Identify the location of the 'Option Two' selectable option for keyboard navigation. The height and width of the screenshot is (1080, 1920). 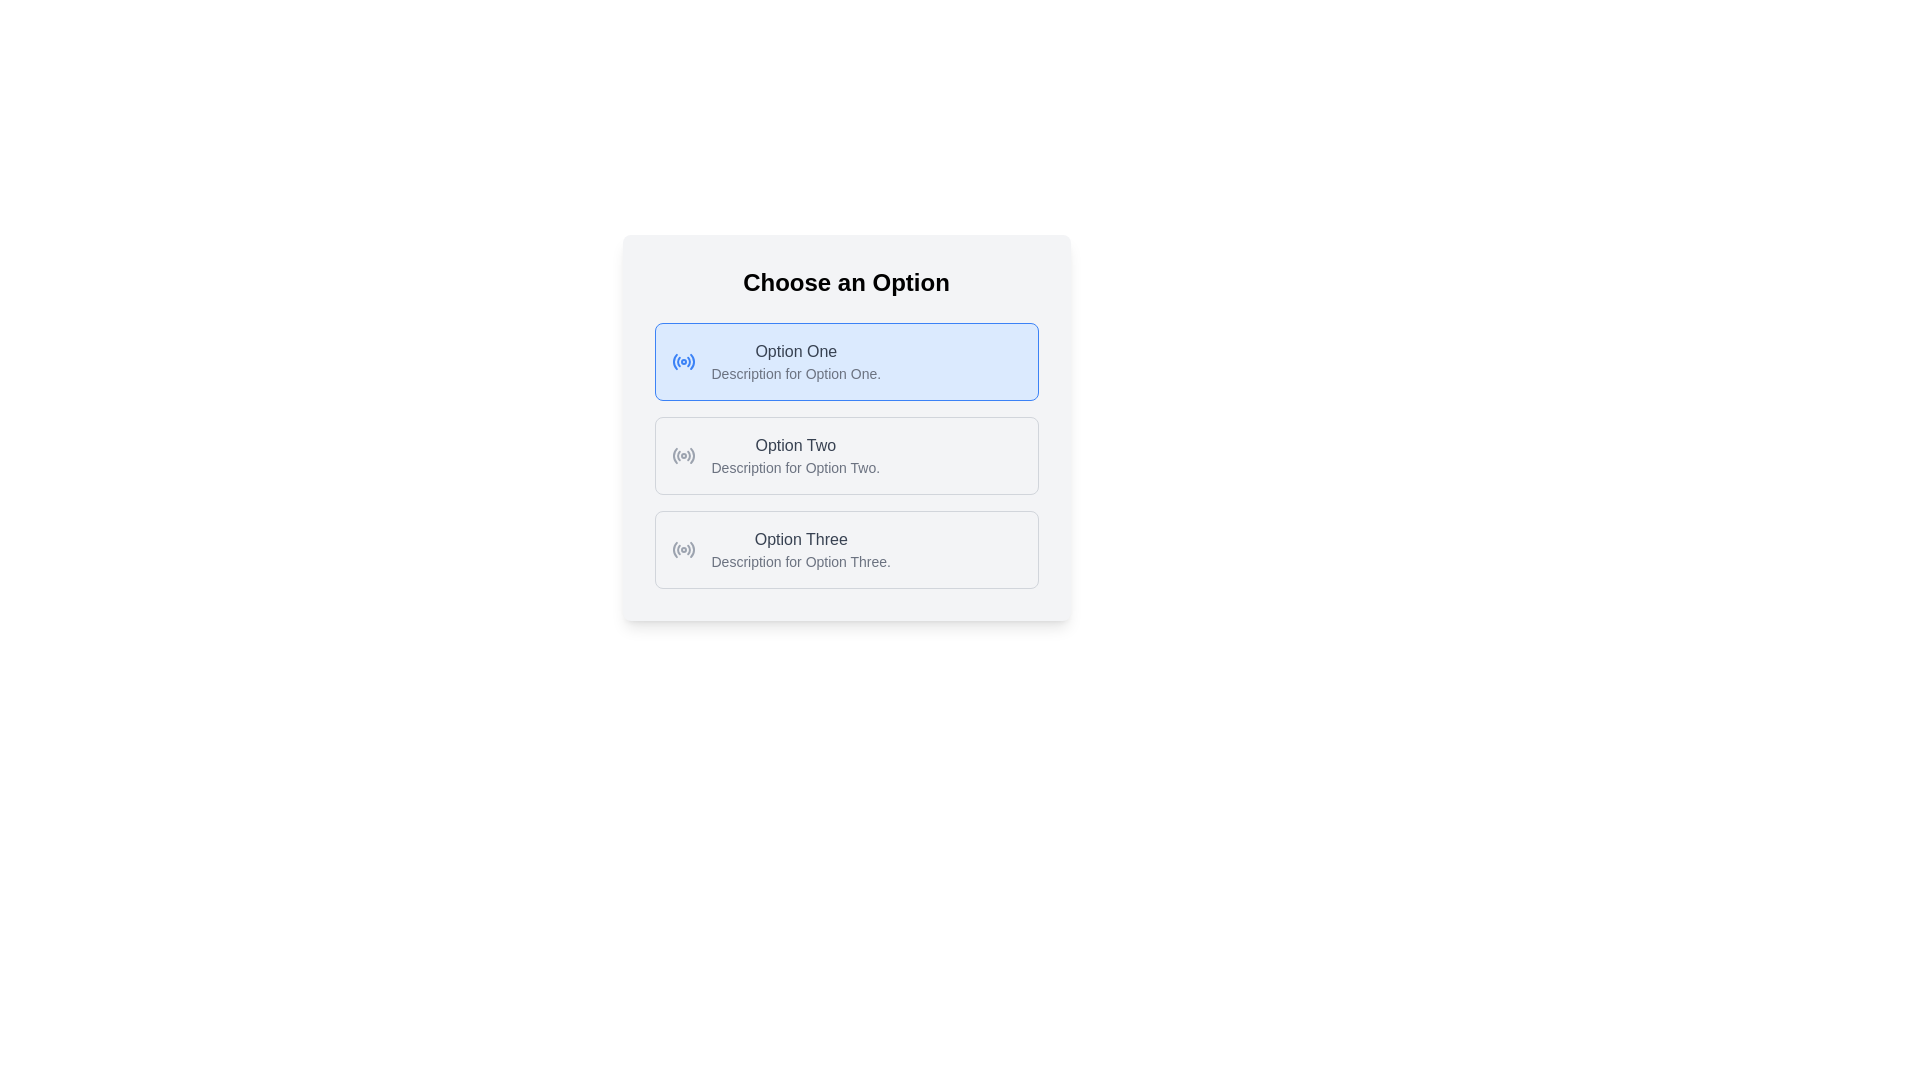
(846, 455).